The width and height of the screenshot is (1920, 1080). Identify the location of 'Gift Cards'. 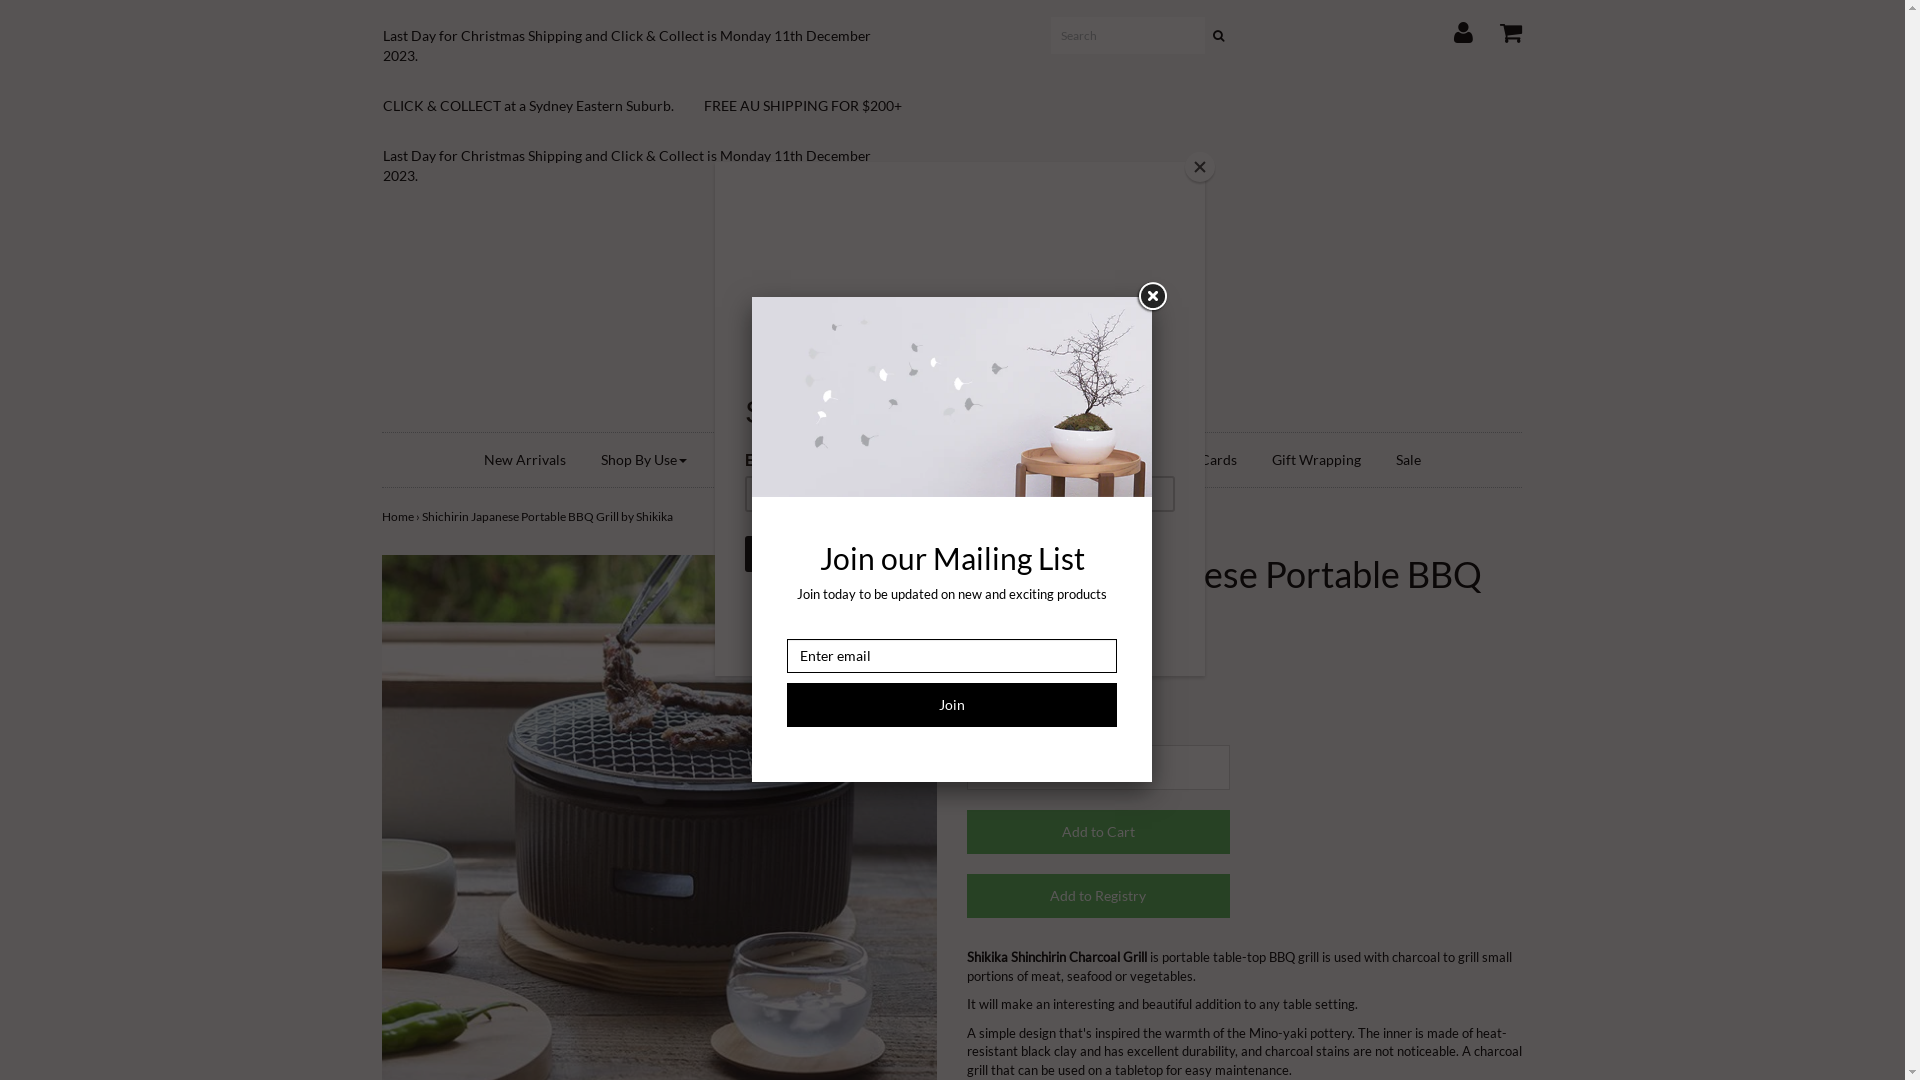
(1157, 459).